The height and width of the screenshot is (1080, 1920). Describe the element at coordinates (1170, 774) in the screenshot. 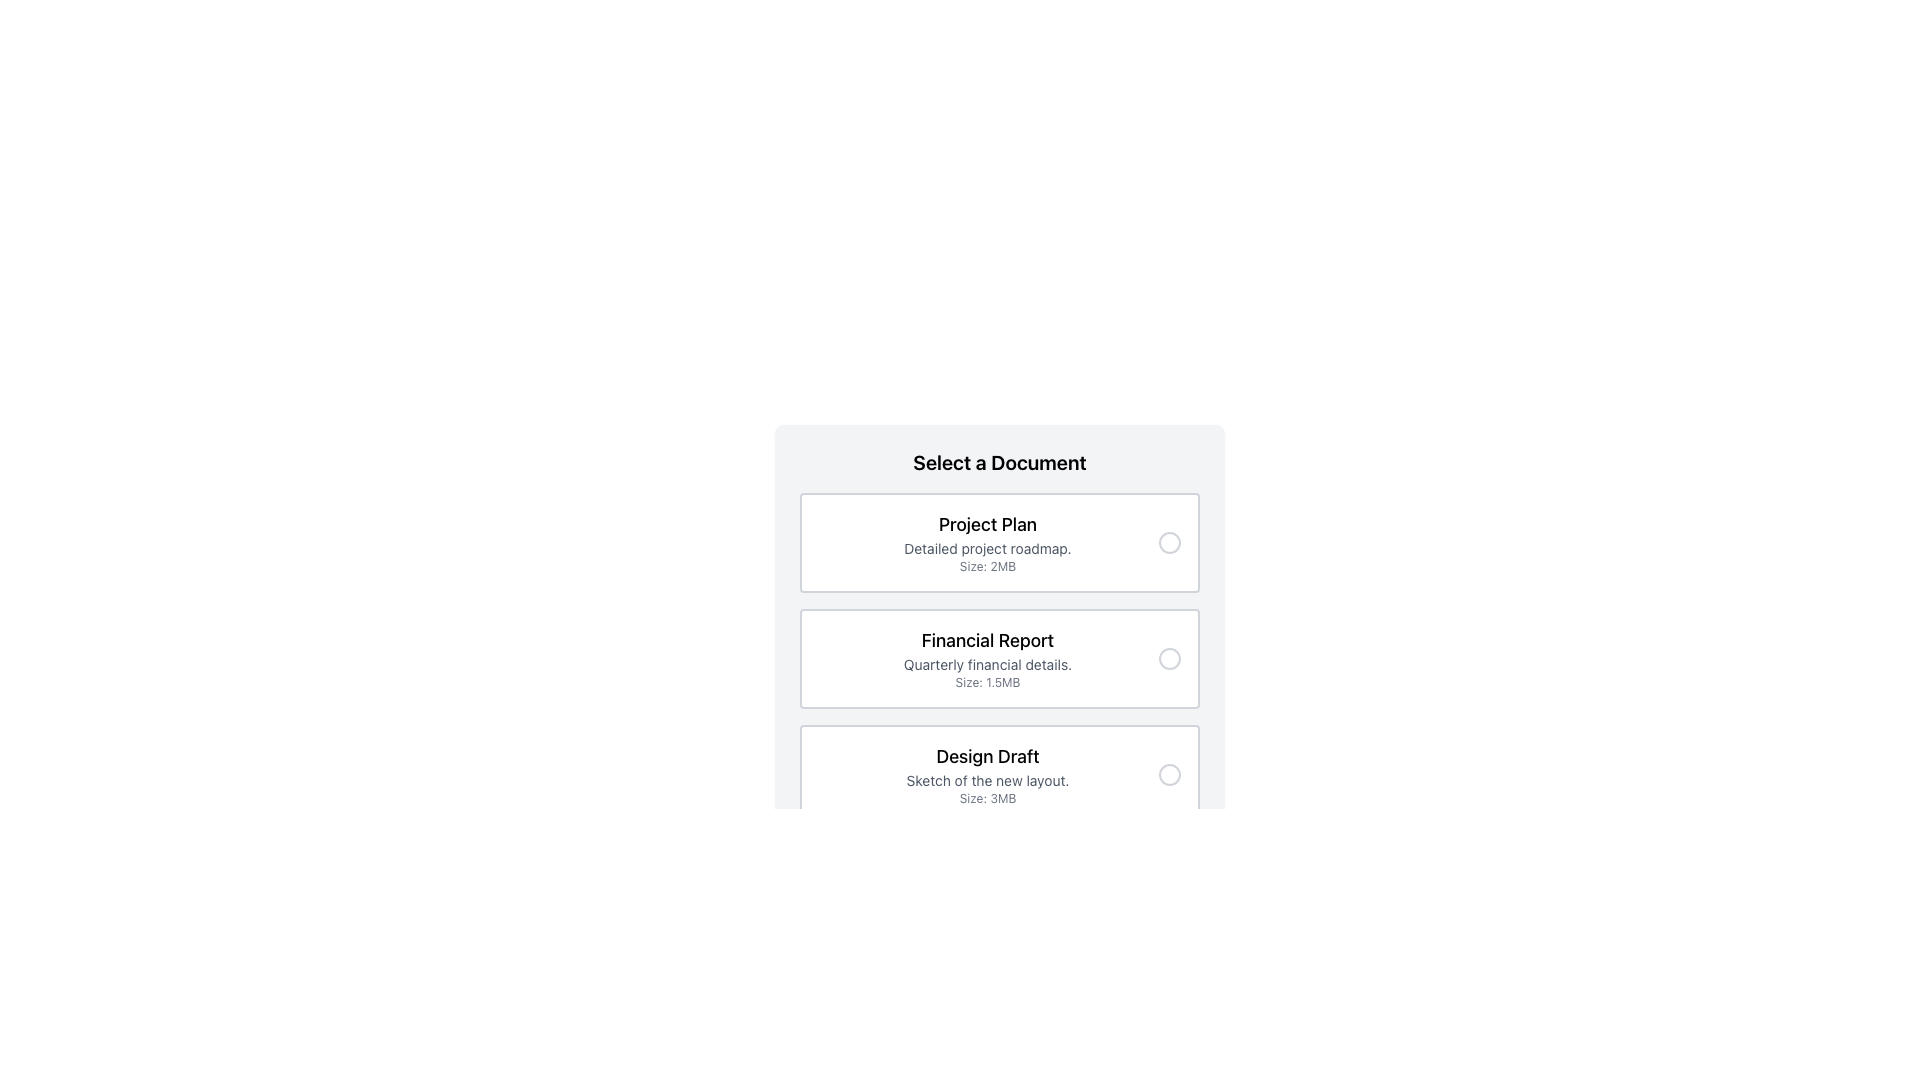

I see `the radio button indicator located at the far right of the 'Design Draft' option` at that location.